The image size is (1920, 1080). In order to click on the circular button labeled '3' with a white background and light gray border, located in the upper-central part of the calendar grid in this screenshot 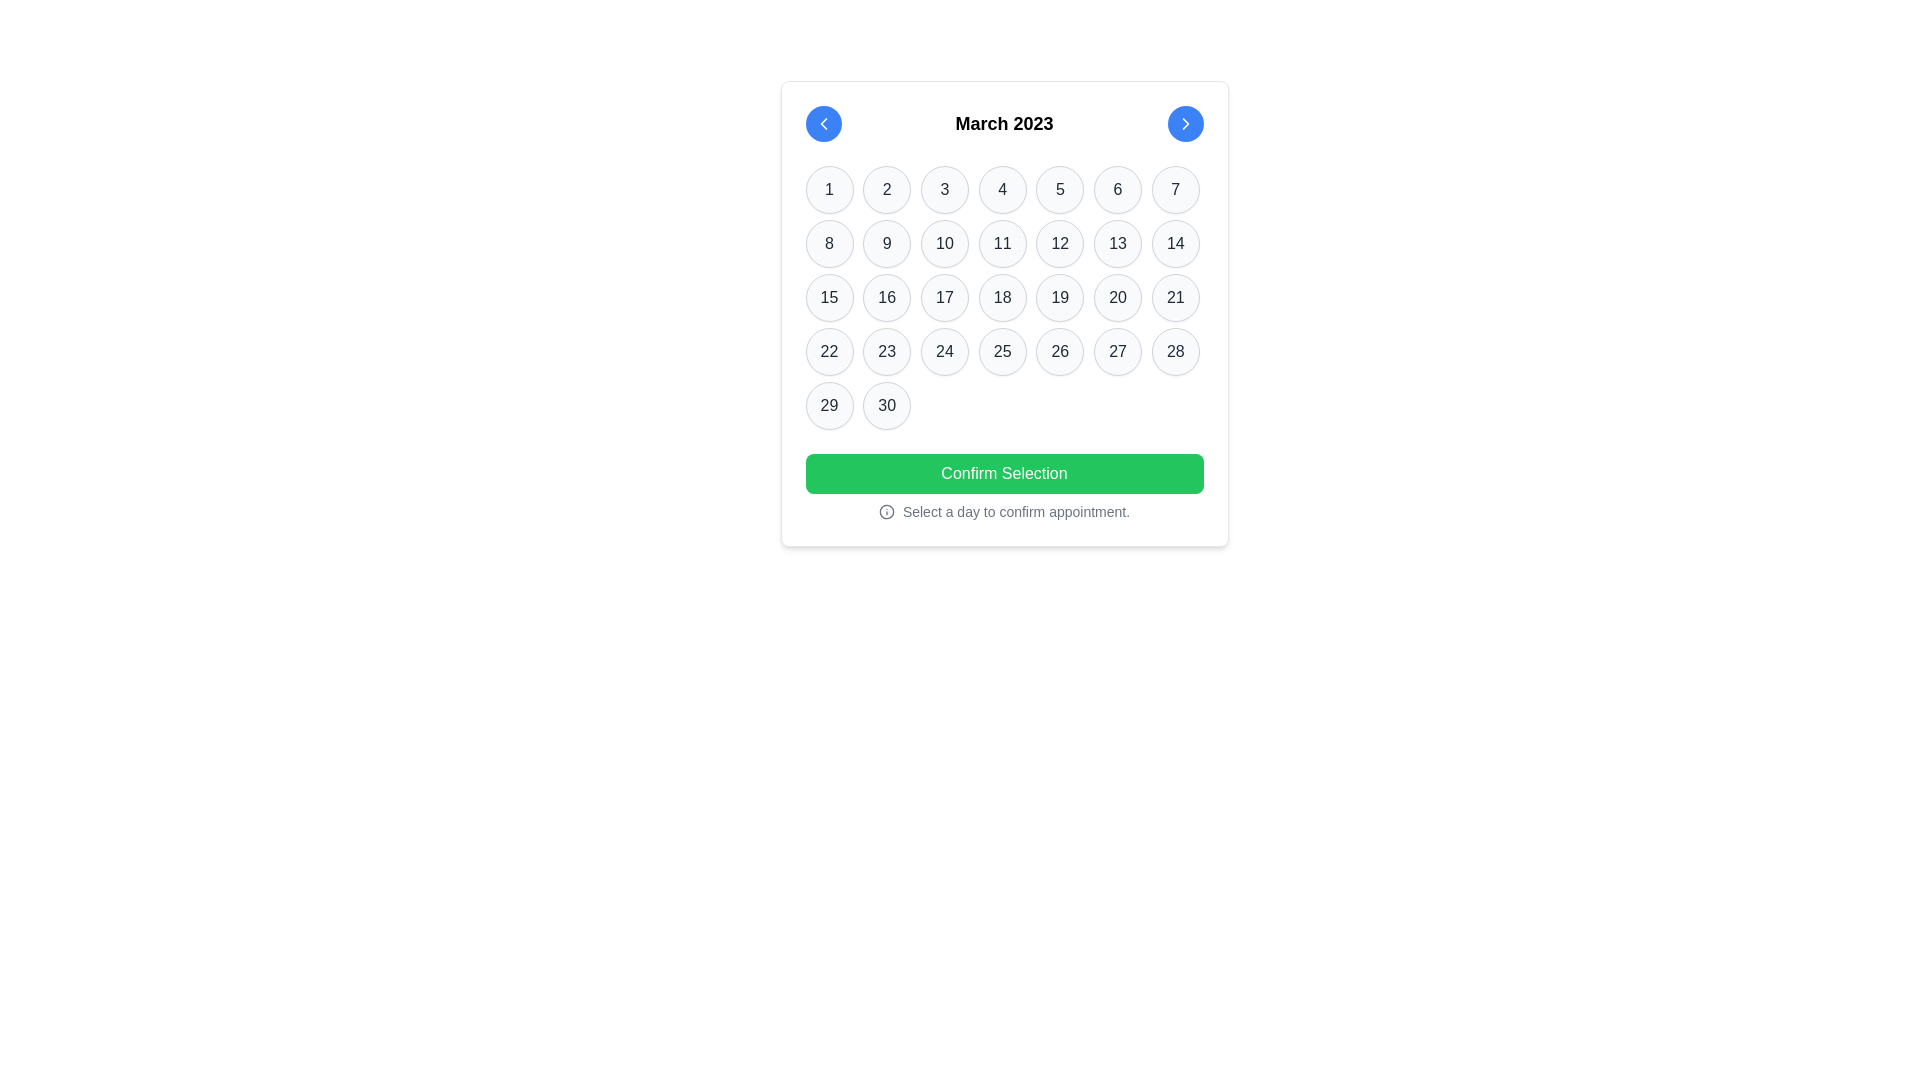, I will do `click(943, 189)`.